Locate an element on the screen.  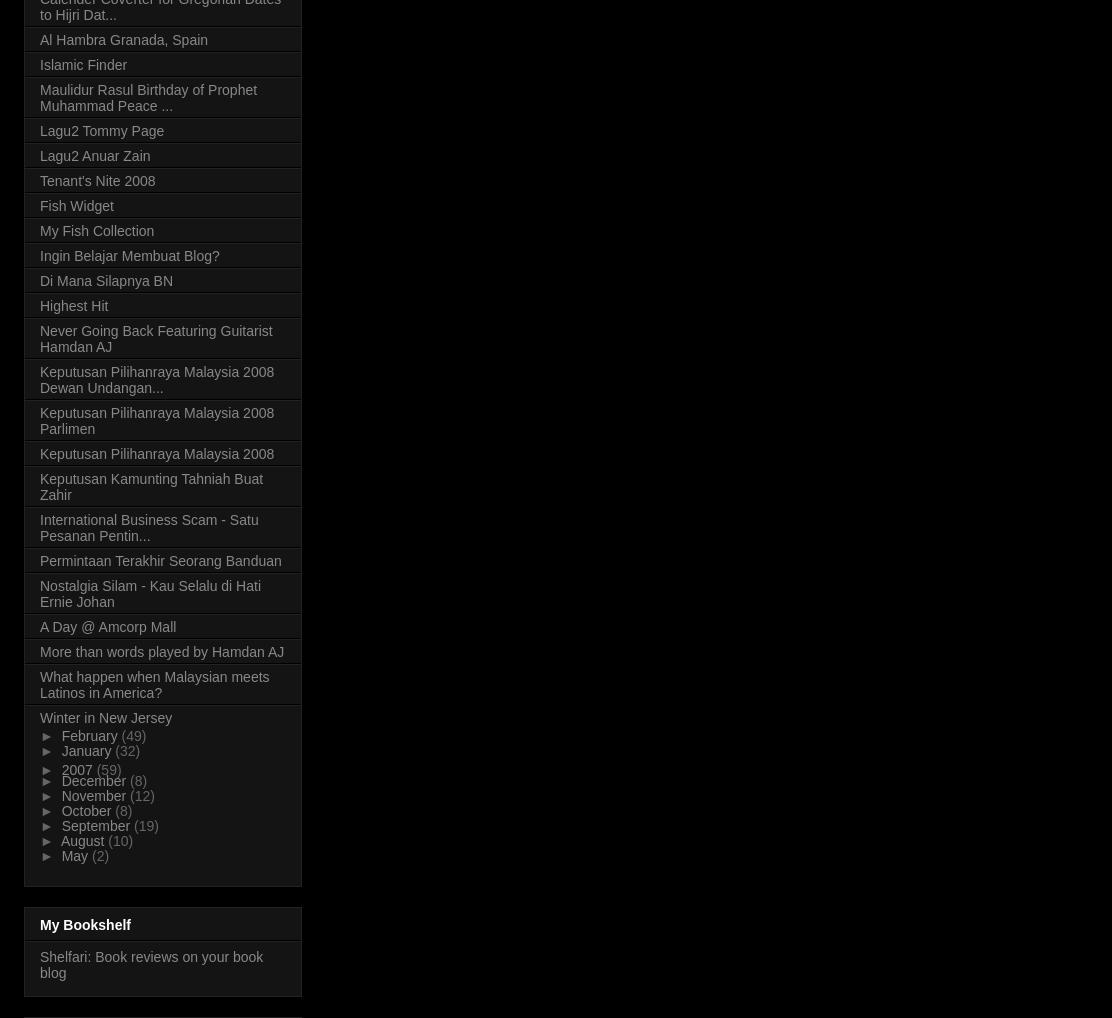
'Fish Widget' is located at coordinates (40, 204).